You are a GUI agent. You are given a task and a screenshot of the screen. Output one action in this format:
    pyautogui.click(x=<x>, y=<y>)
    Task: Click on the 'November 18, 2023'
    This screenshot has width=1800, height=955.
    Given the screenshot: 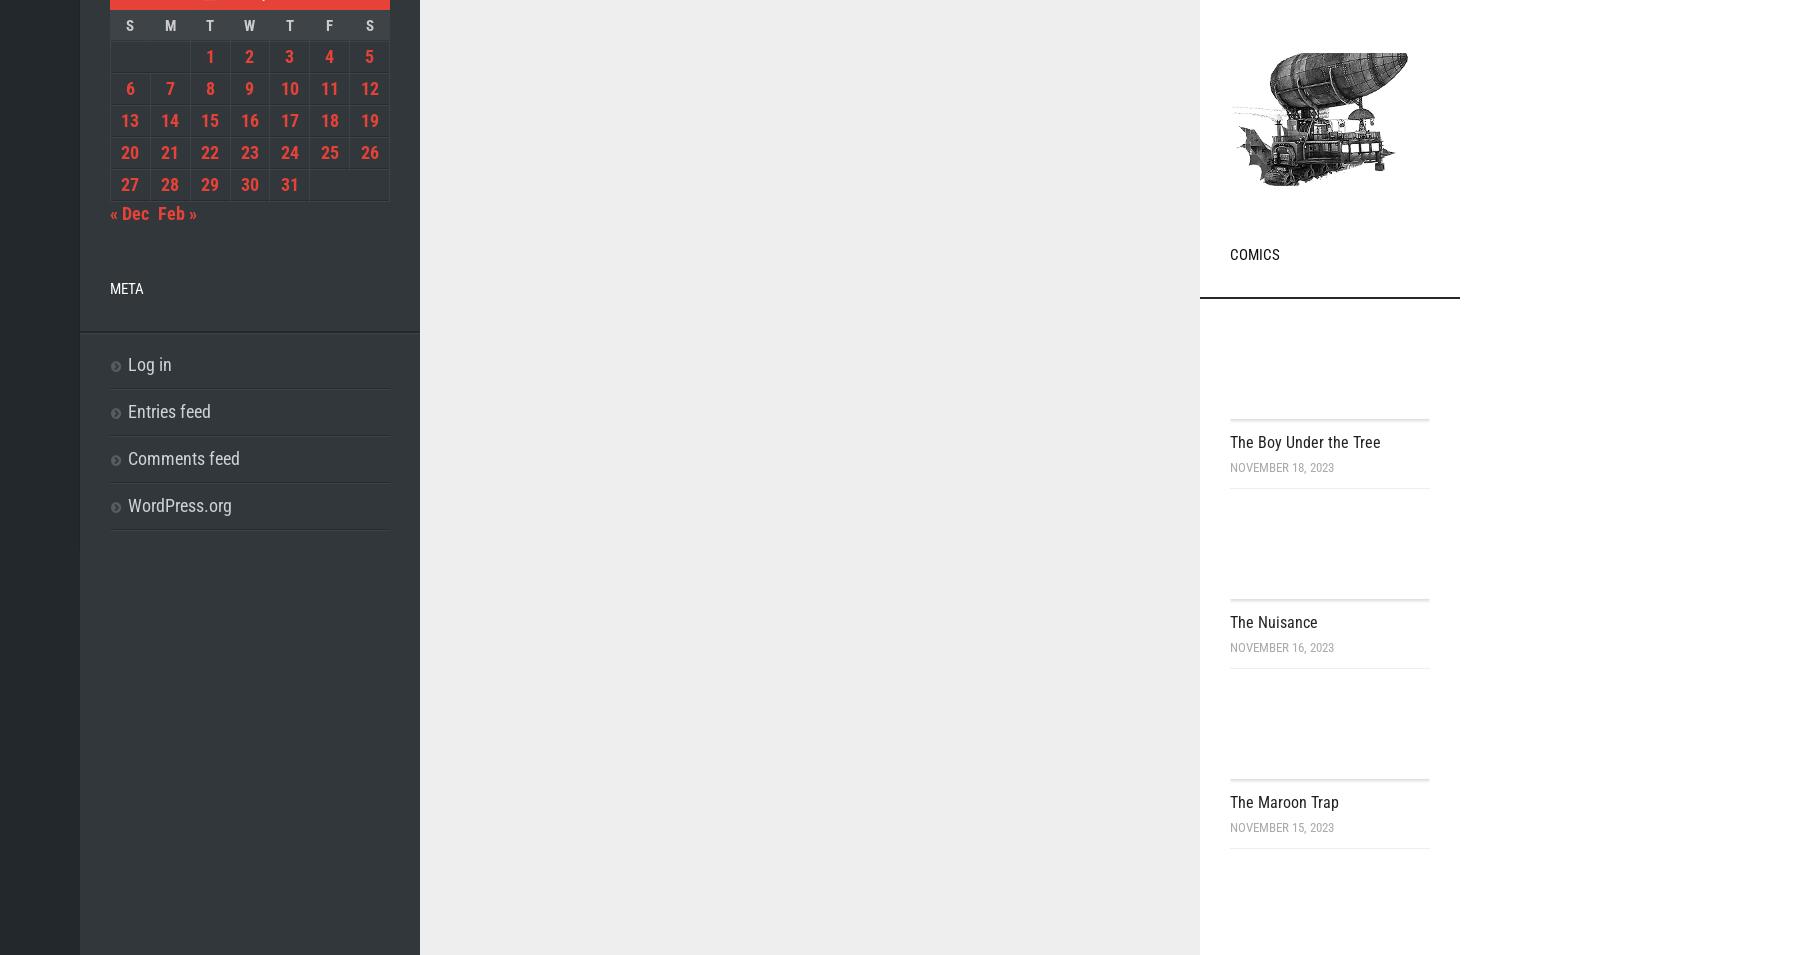 What is the action you would take?
    pyautogui.click(x=1228, y=466)
    